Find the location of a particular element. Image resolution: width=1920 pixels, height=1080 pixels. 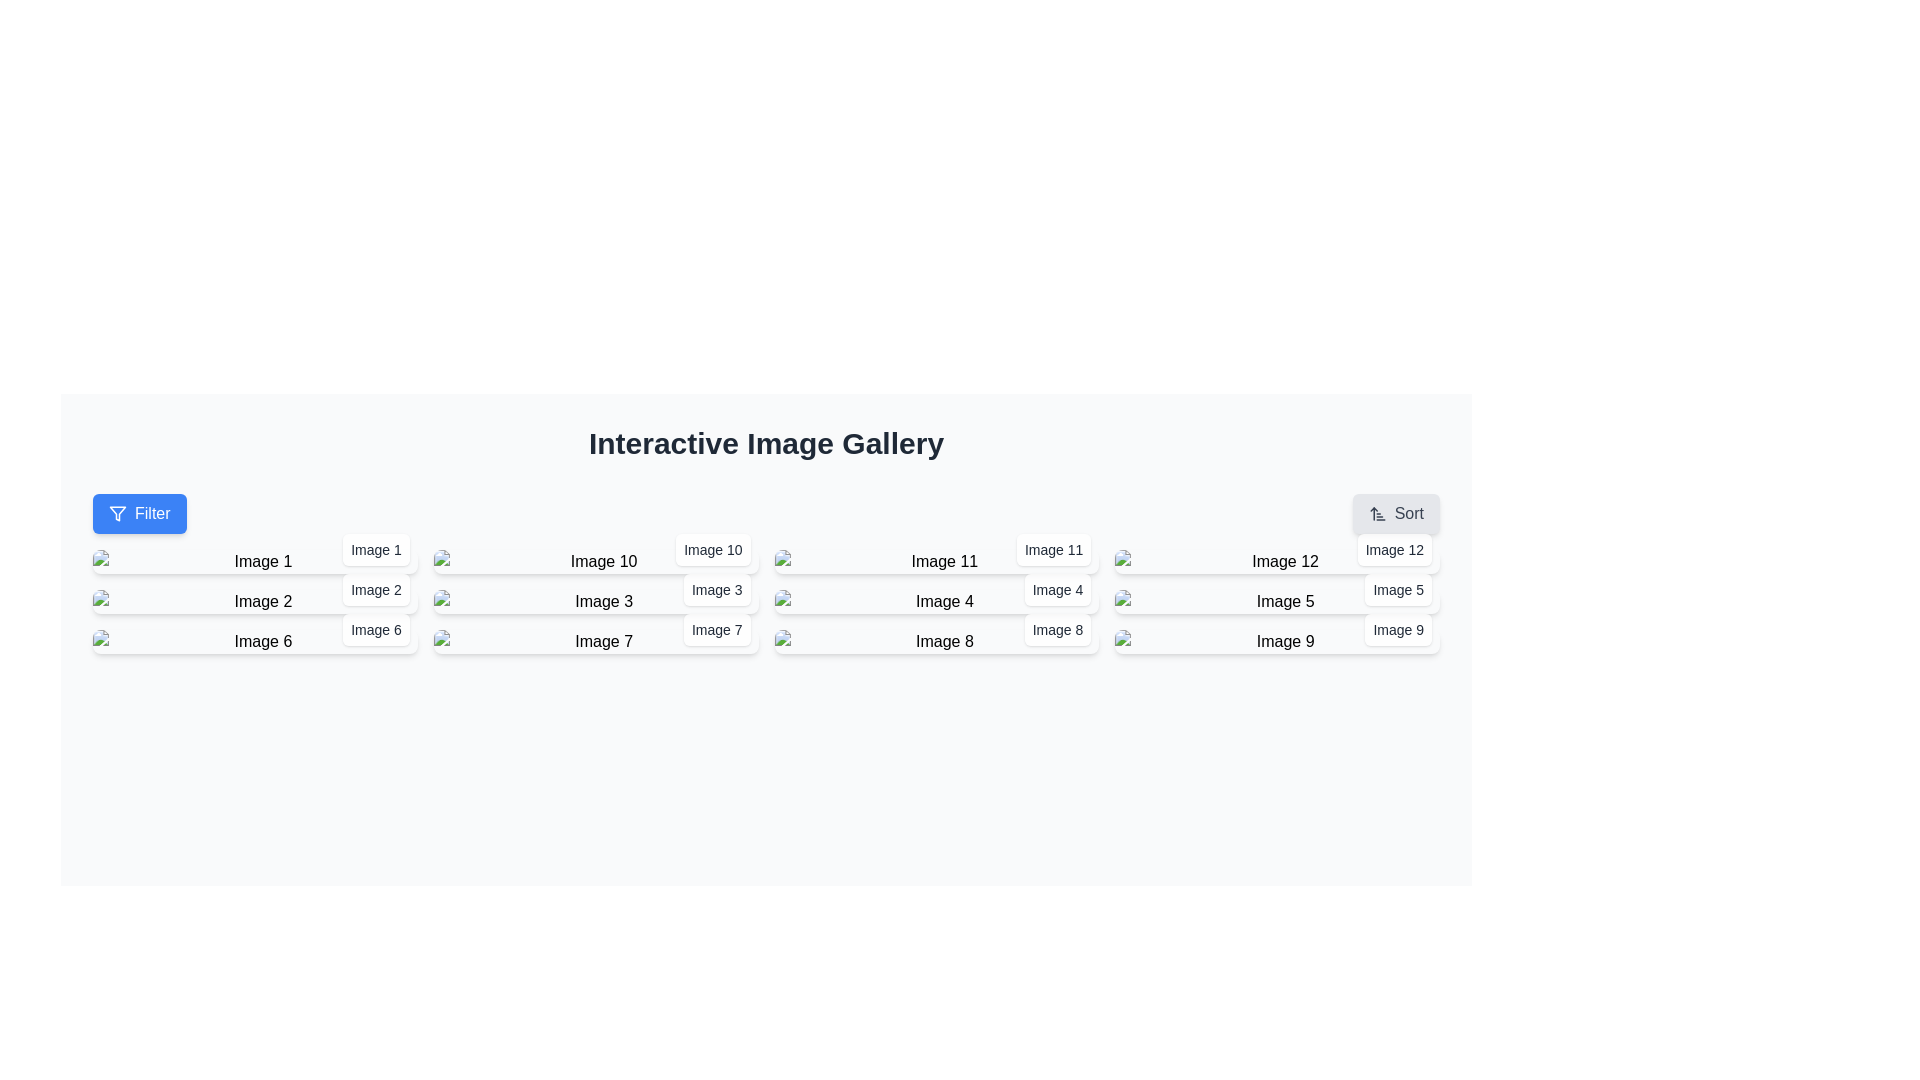

the Image card with caption located in the third column of the first row of the gallery is located at coordinates (935, 562).